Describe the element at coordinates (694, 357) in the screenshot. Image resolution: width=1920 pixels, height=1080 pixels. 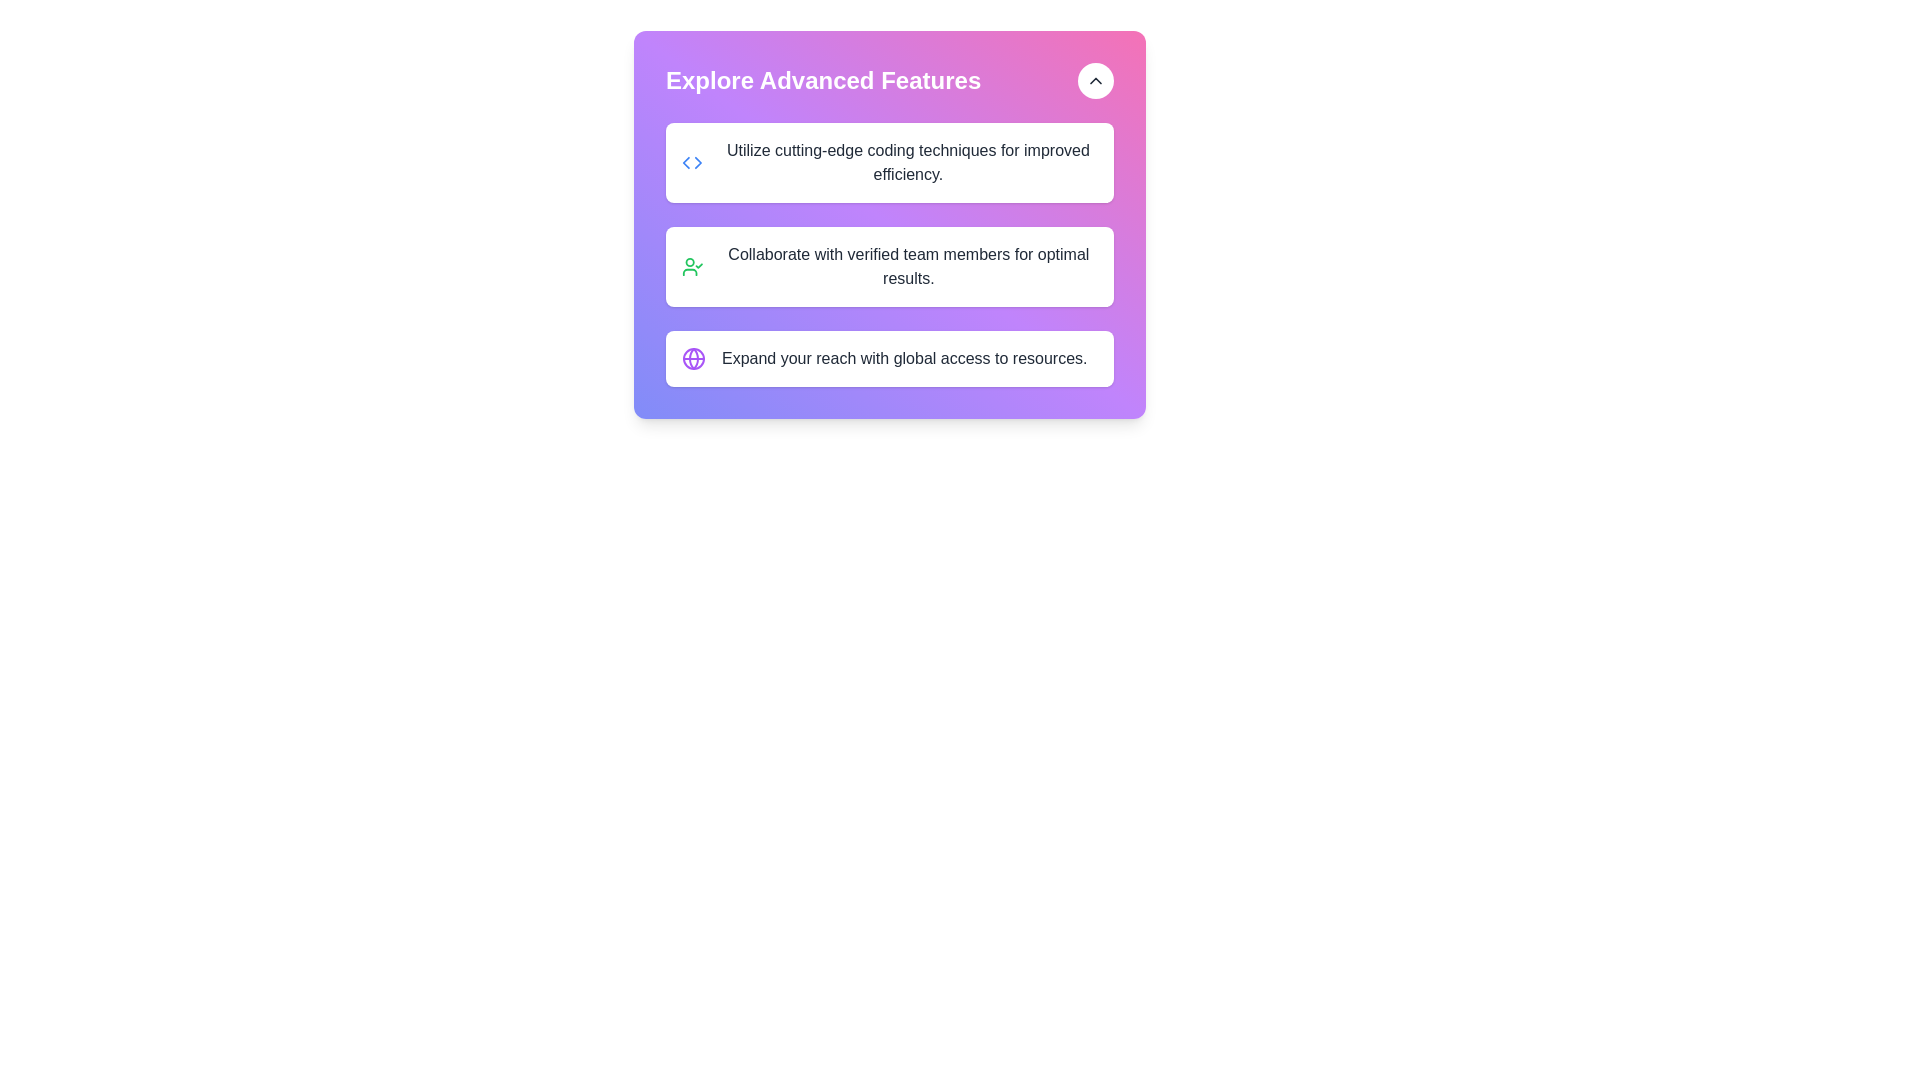
I see `the central circular part of the 'globe' icon graphic, which is the Decorative vector element located within the second listing entry on the interface, rightmost in its row` at that location.